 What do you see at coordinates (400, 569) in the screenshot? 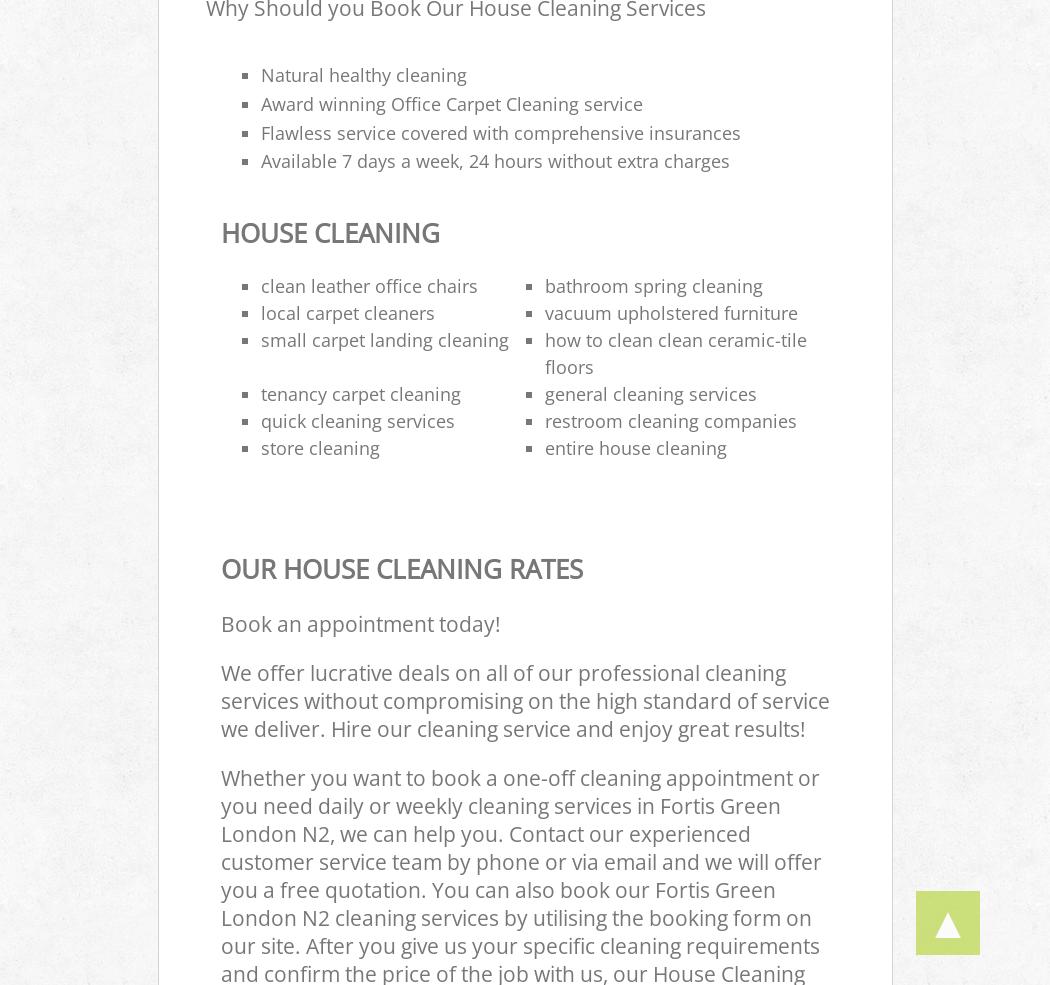
I see `'Our House Cleaning Rates'` at bounding box center [400, 569].